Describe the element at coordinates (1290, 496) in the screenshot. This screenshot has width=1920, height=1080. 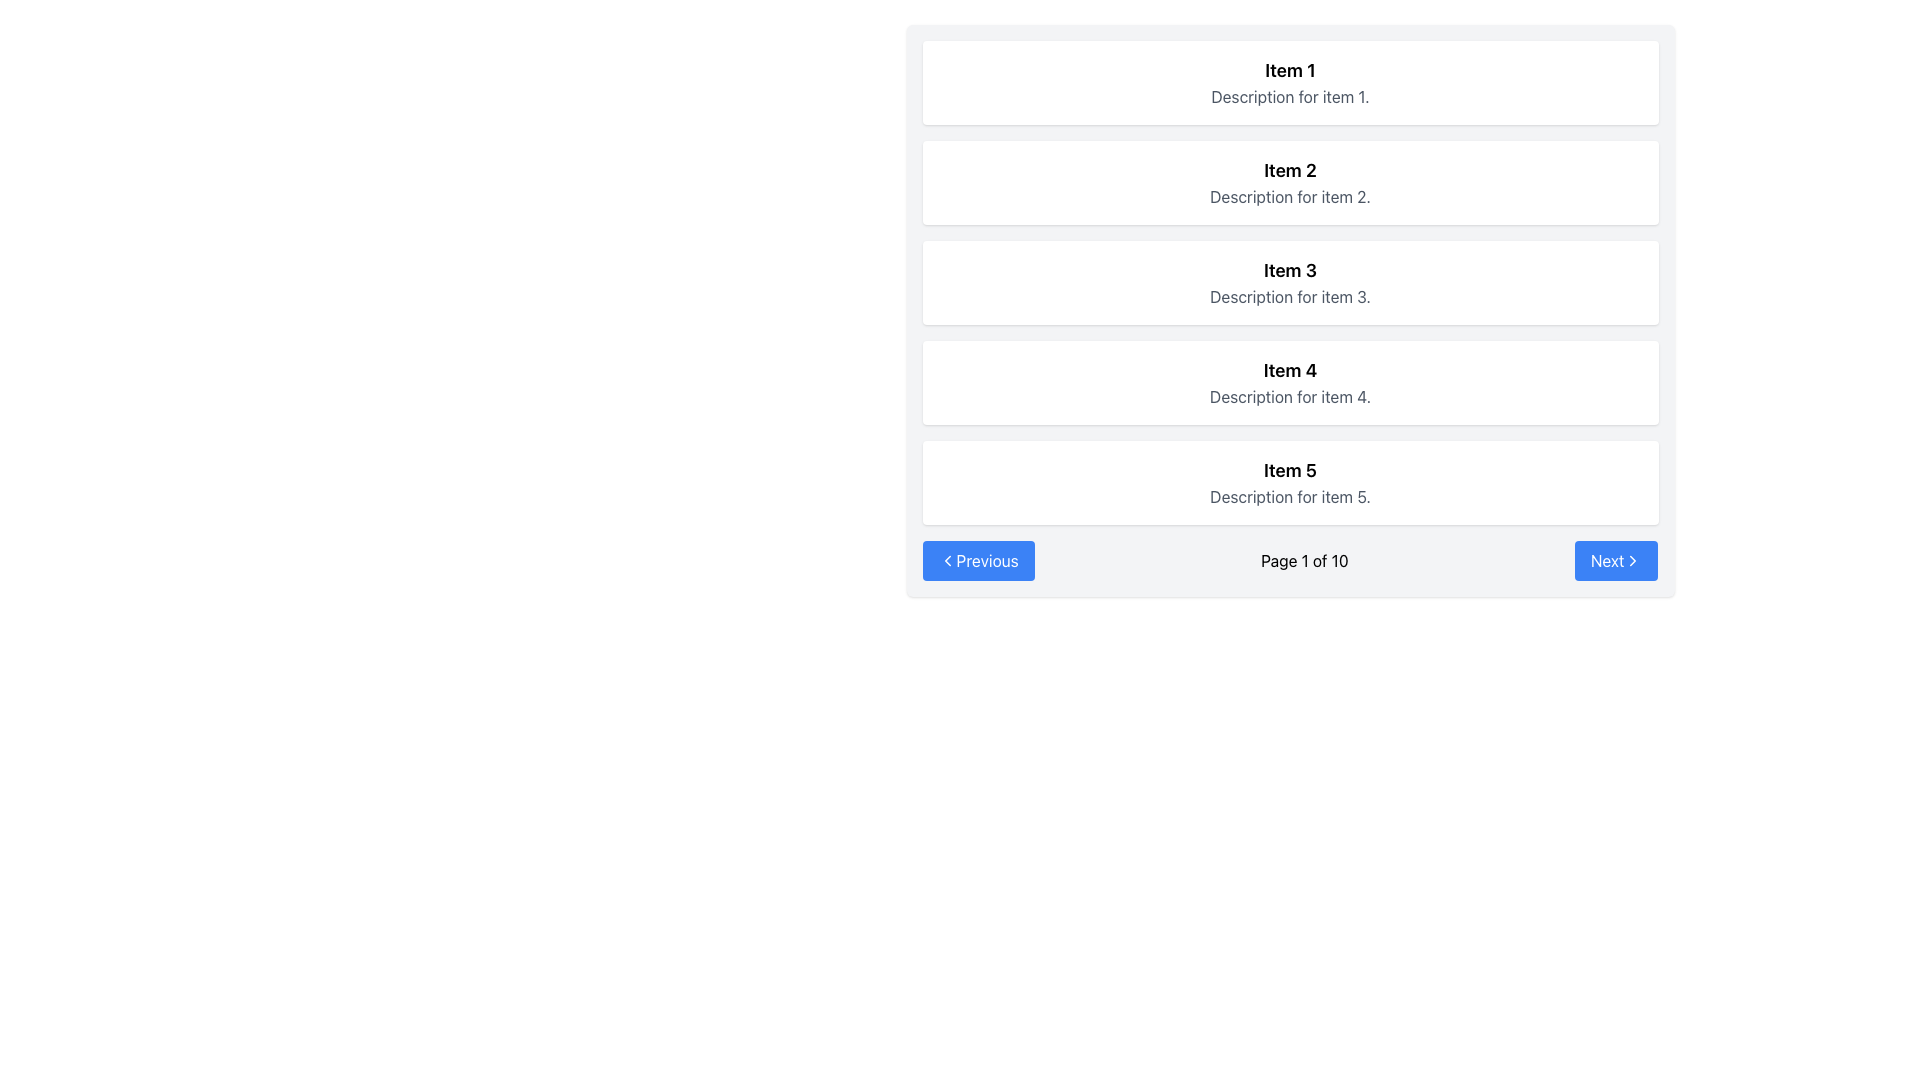
I see `descriptive text located in the box below the title 'Item 5', which is the fifth item in a vertical list layout` at that location.